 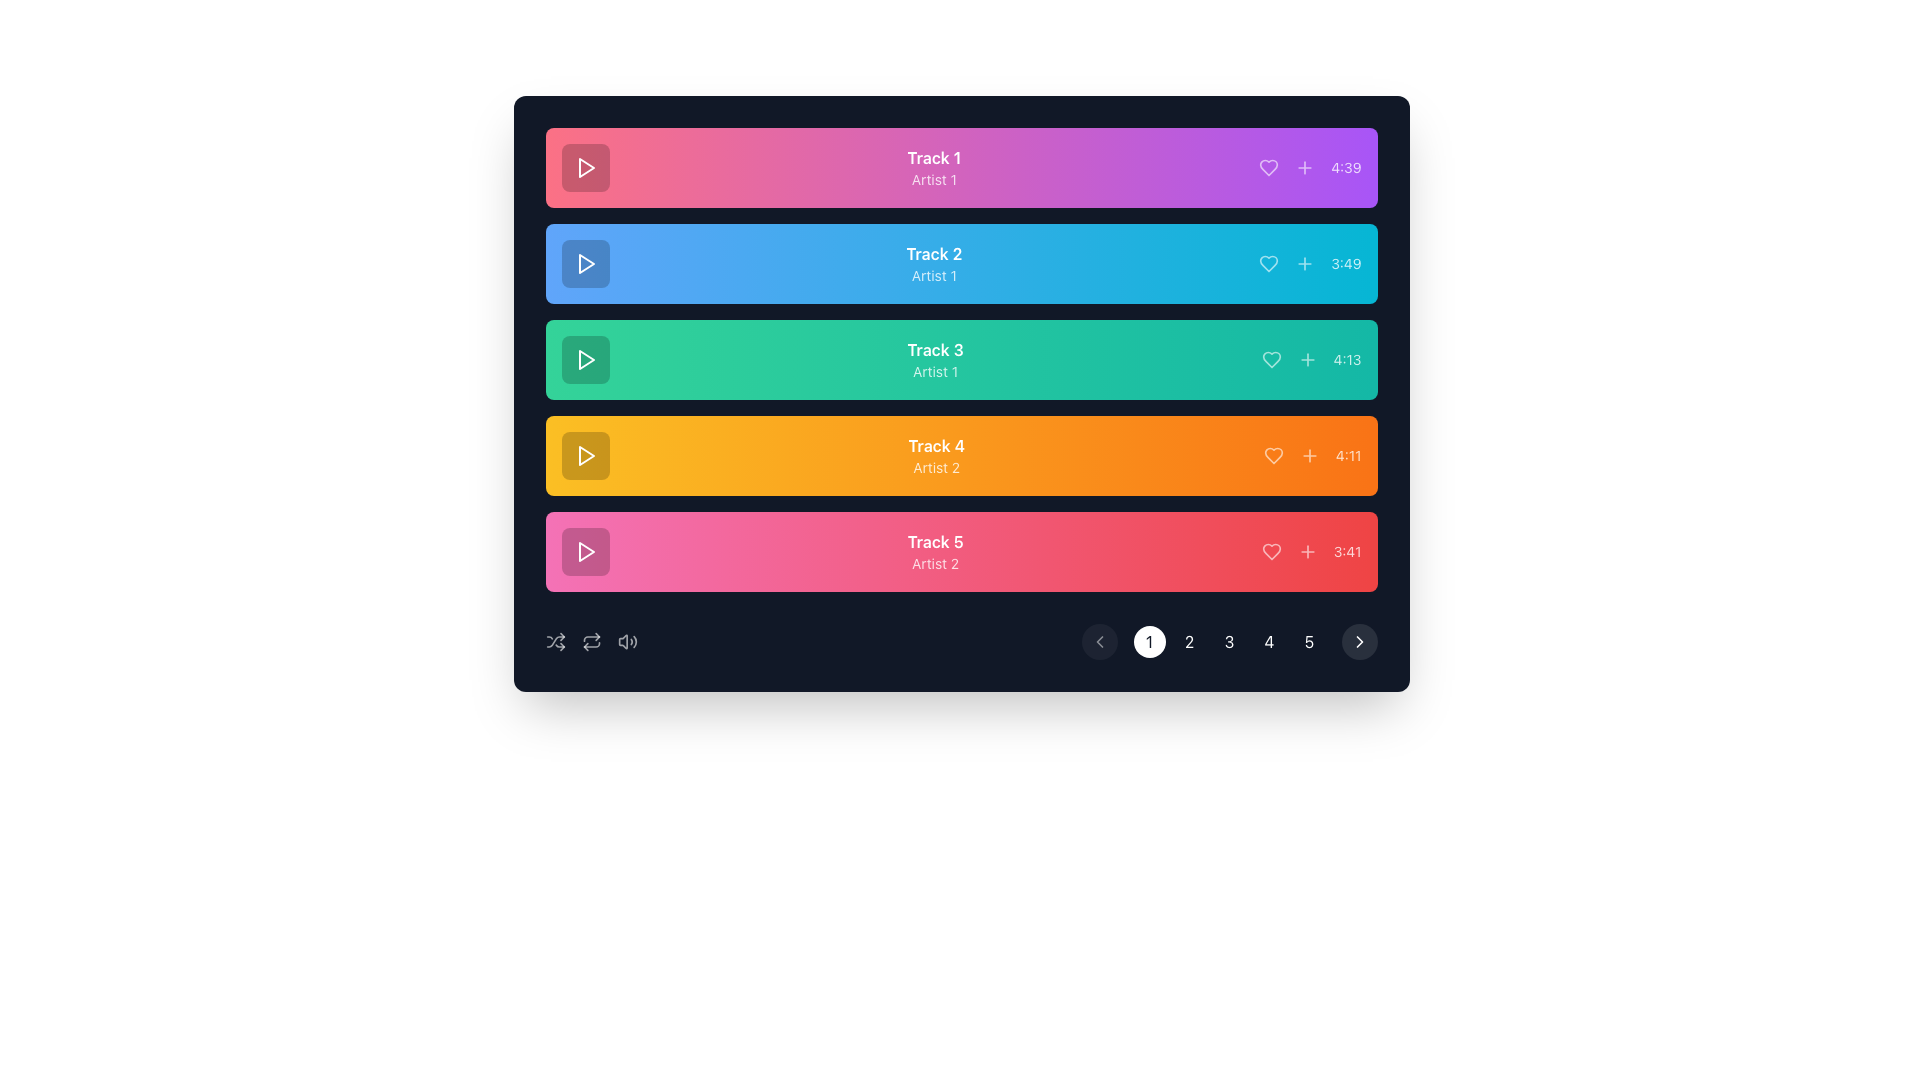 I want to click on the third pagination button for keyboard navigation, so click(x=1228, y=641).